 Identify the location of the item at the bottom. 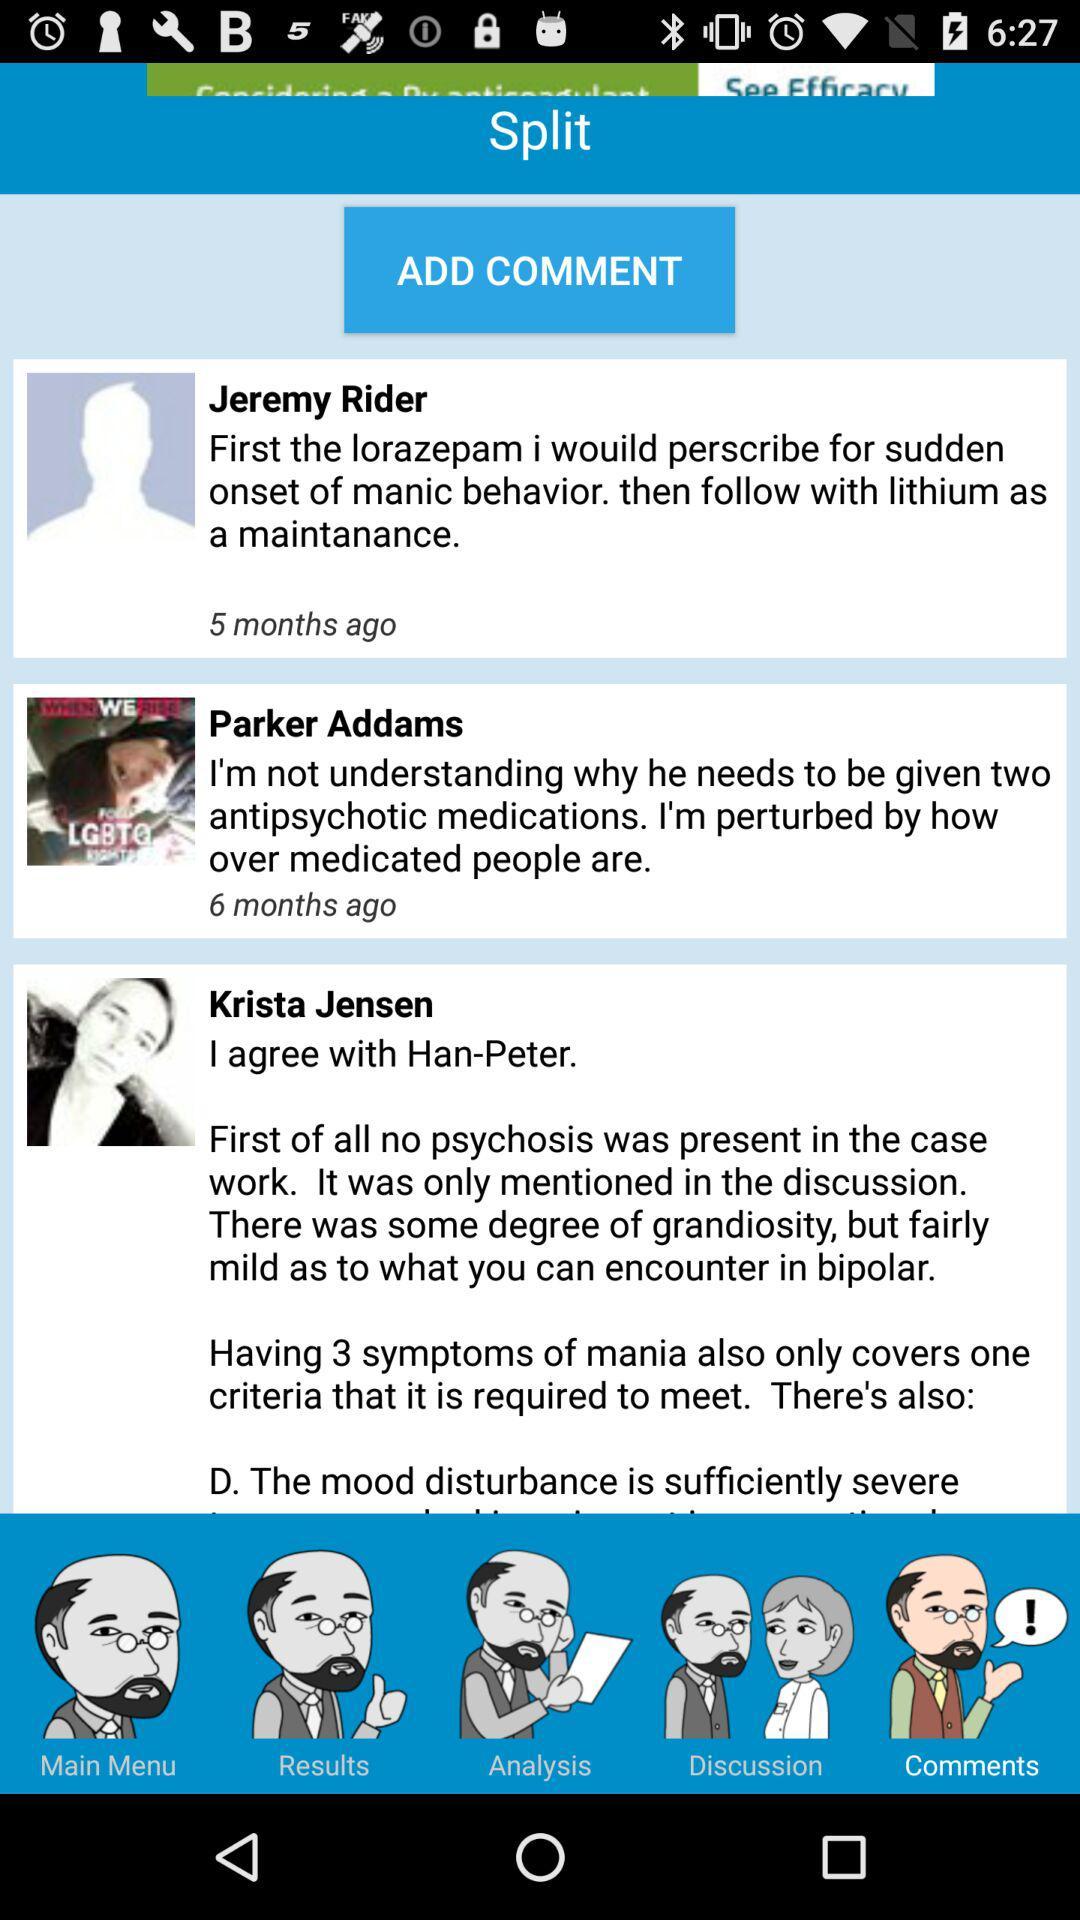
(540, 1653).